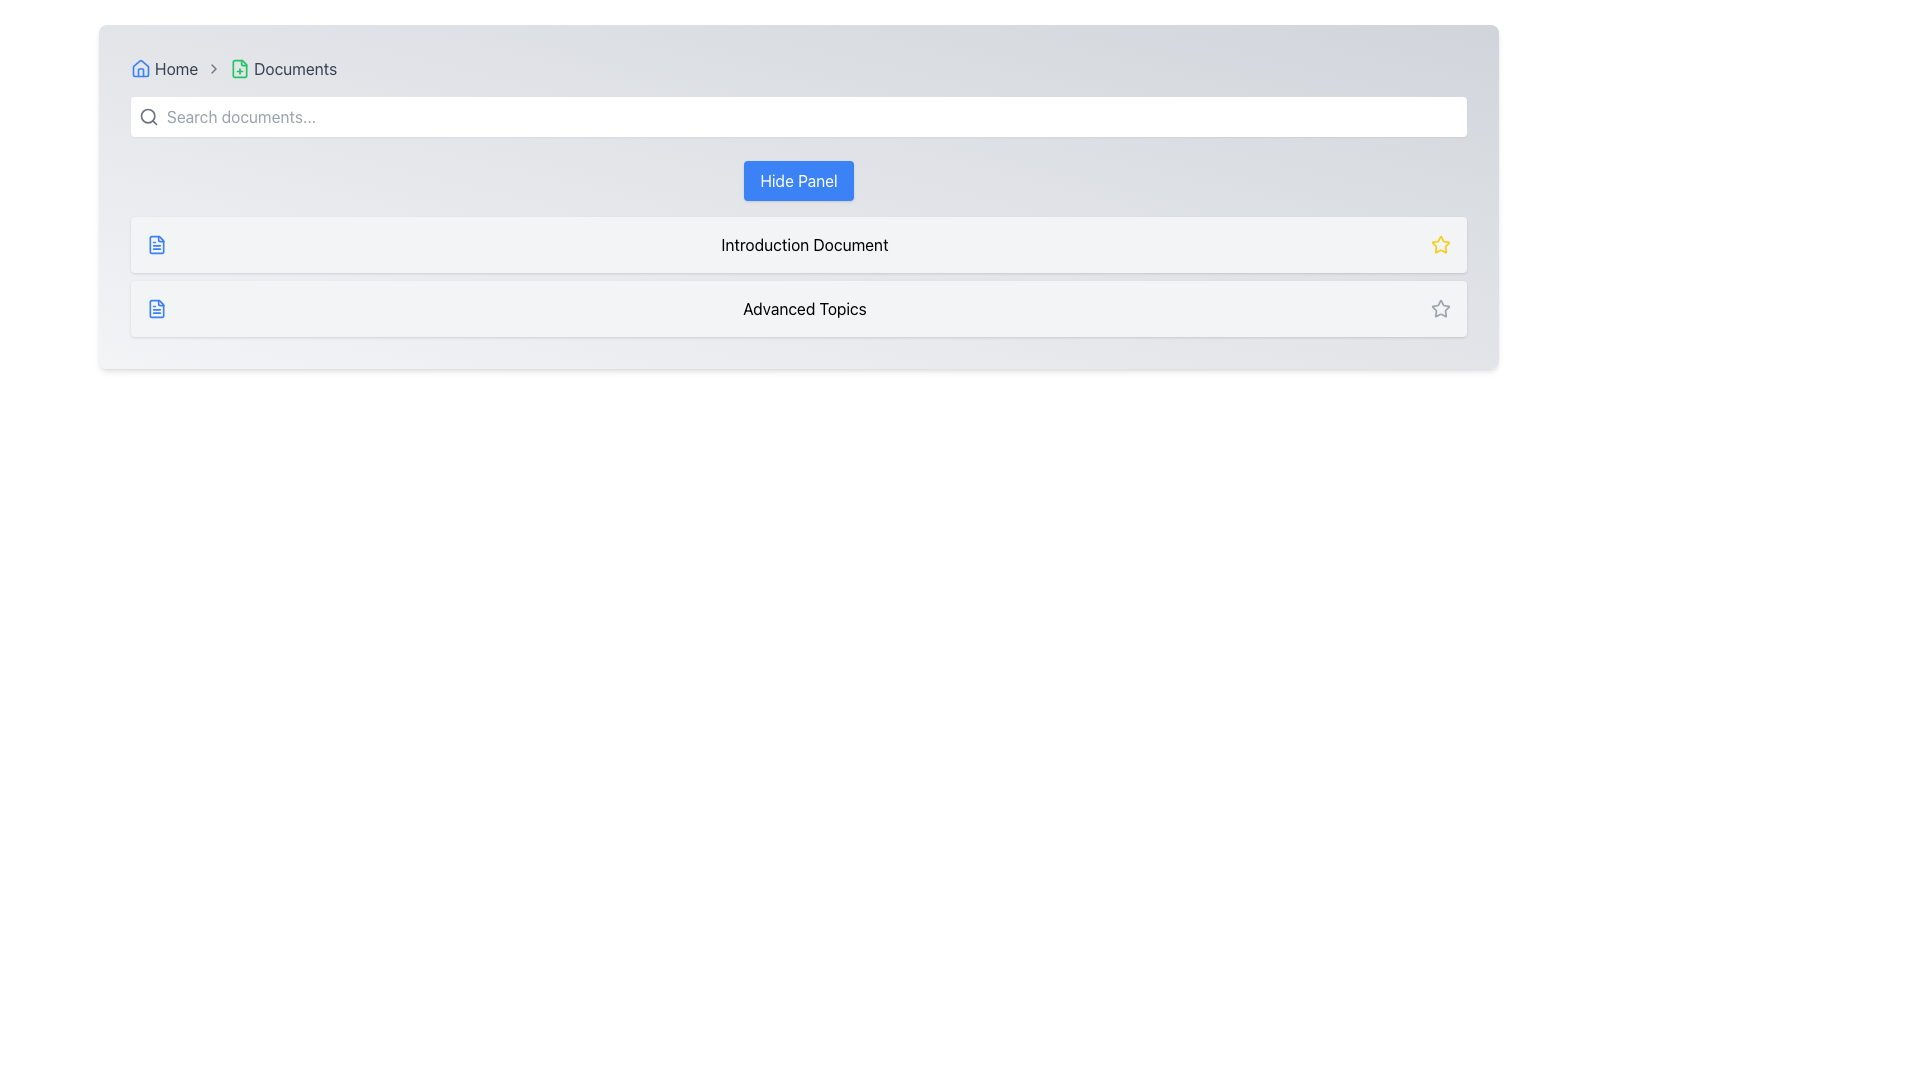 This screenshot has width=1920, height=1080. What do you see at coordinates (240, 68) in the screenshot?
I see `the icon indicating the creation or addition of a new document, which is located to the left of the 'Documents' text in the breadcrumb navigation bar` at bounding box center [240, 68].